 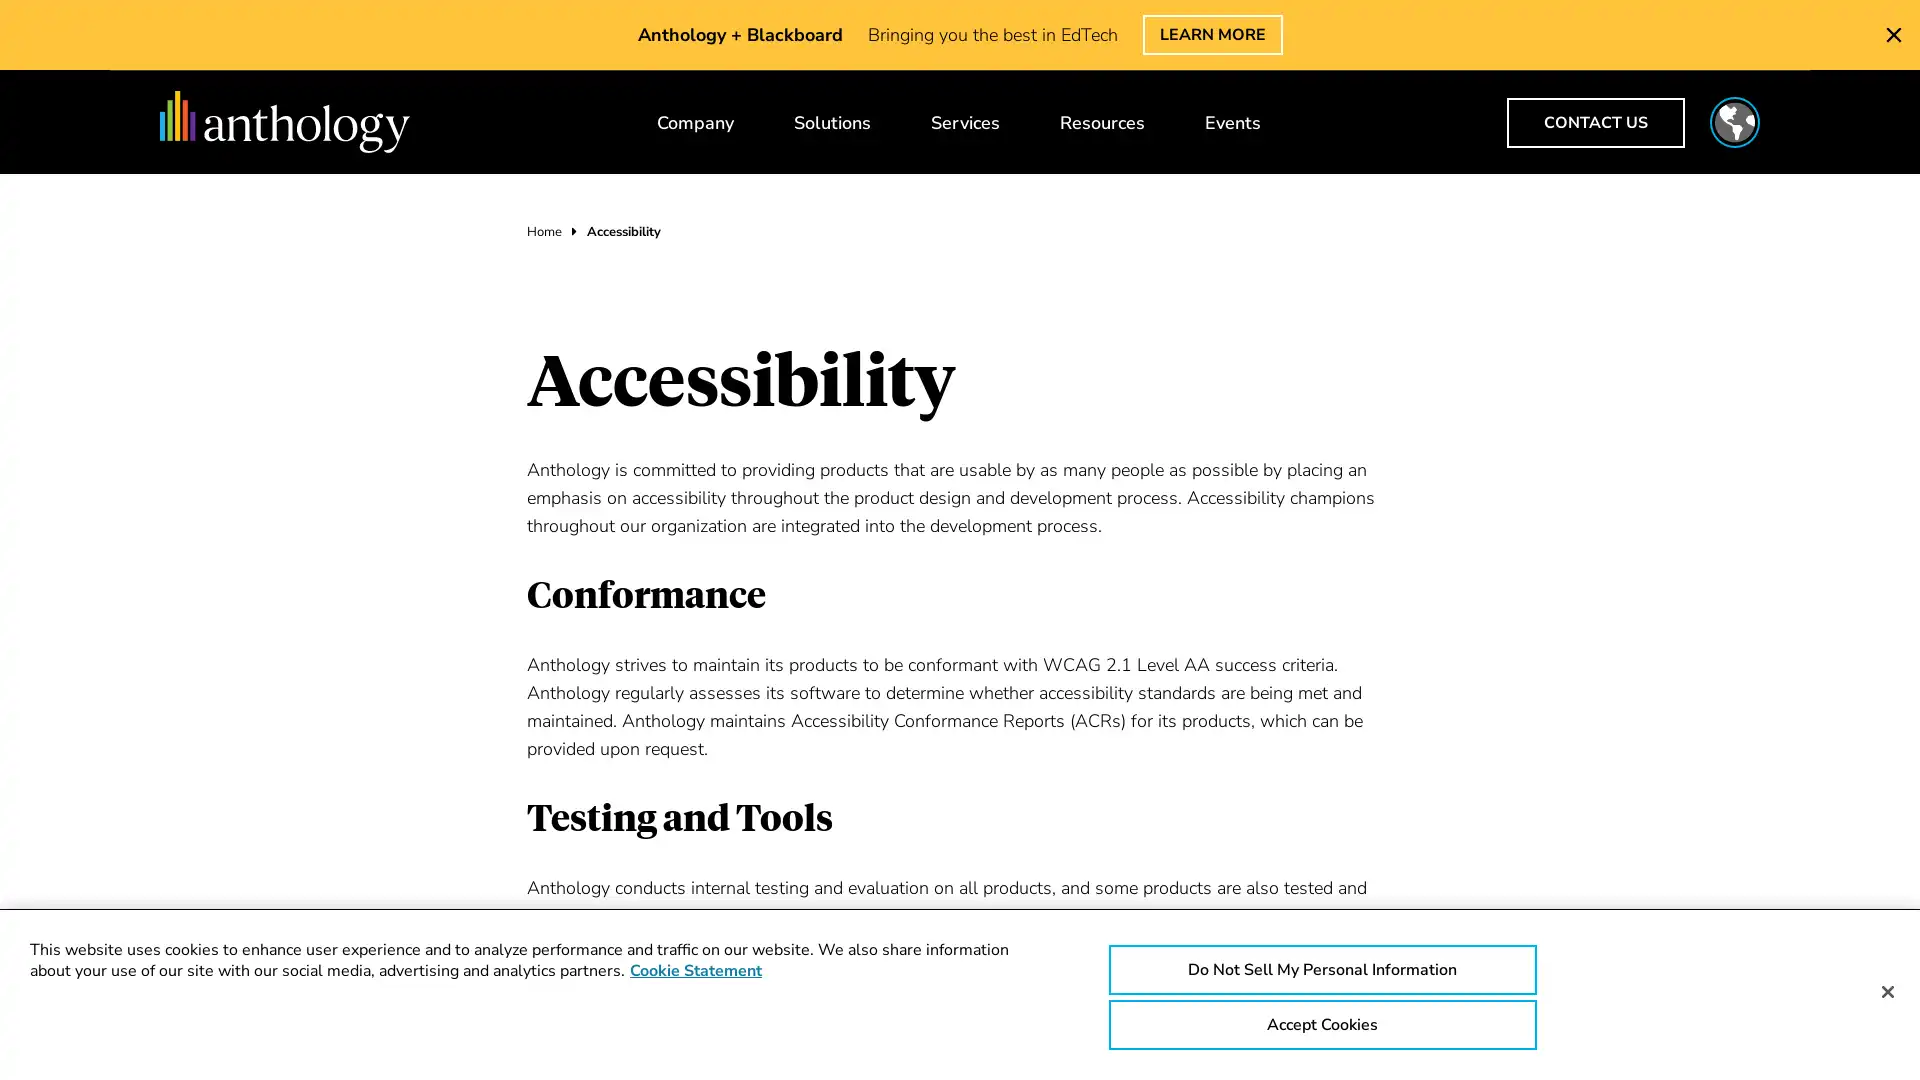 I want to click on CLOSE THE PAGE PEEL, so click(x=1893, y=34).